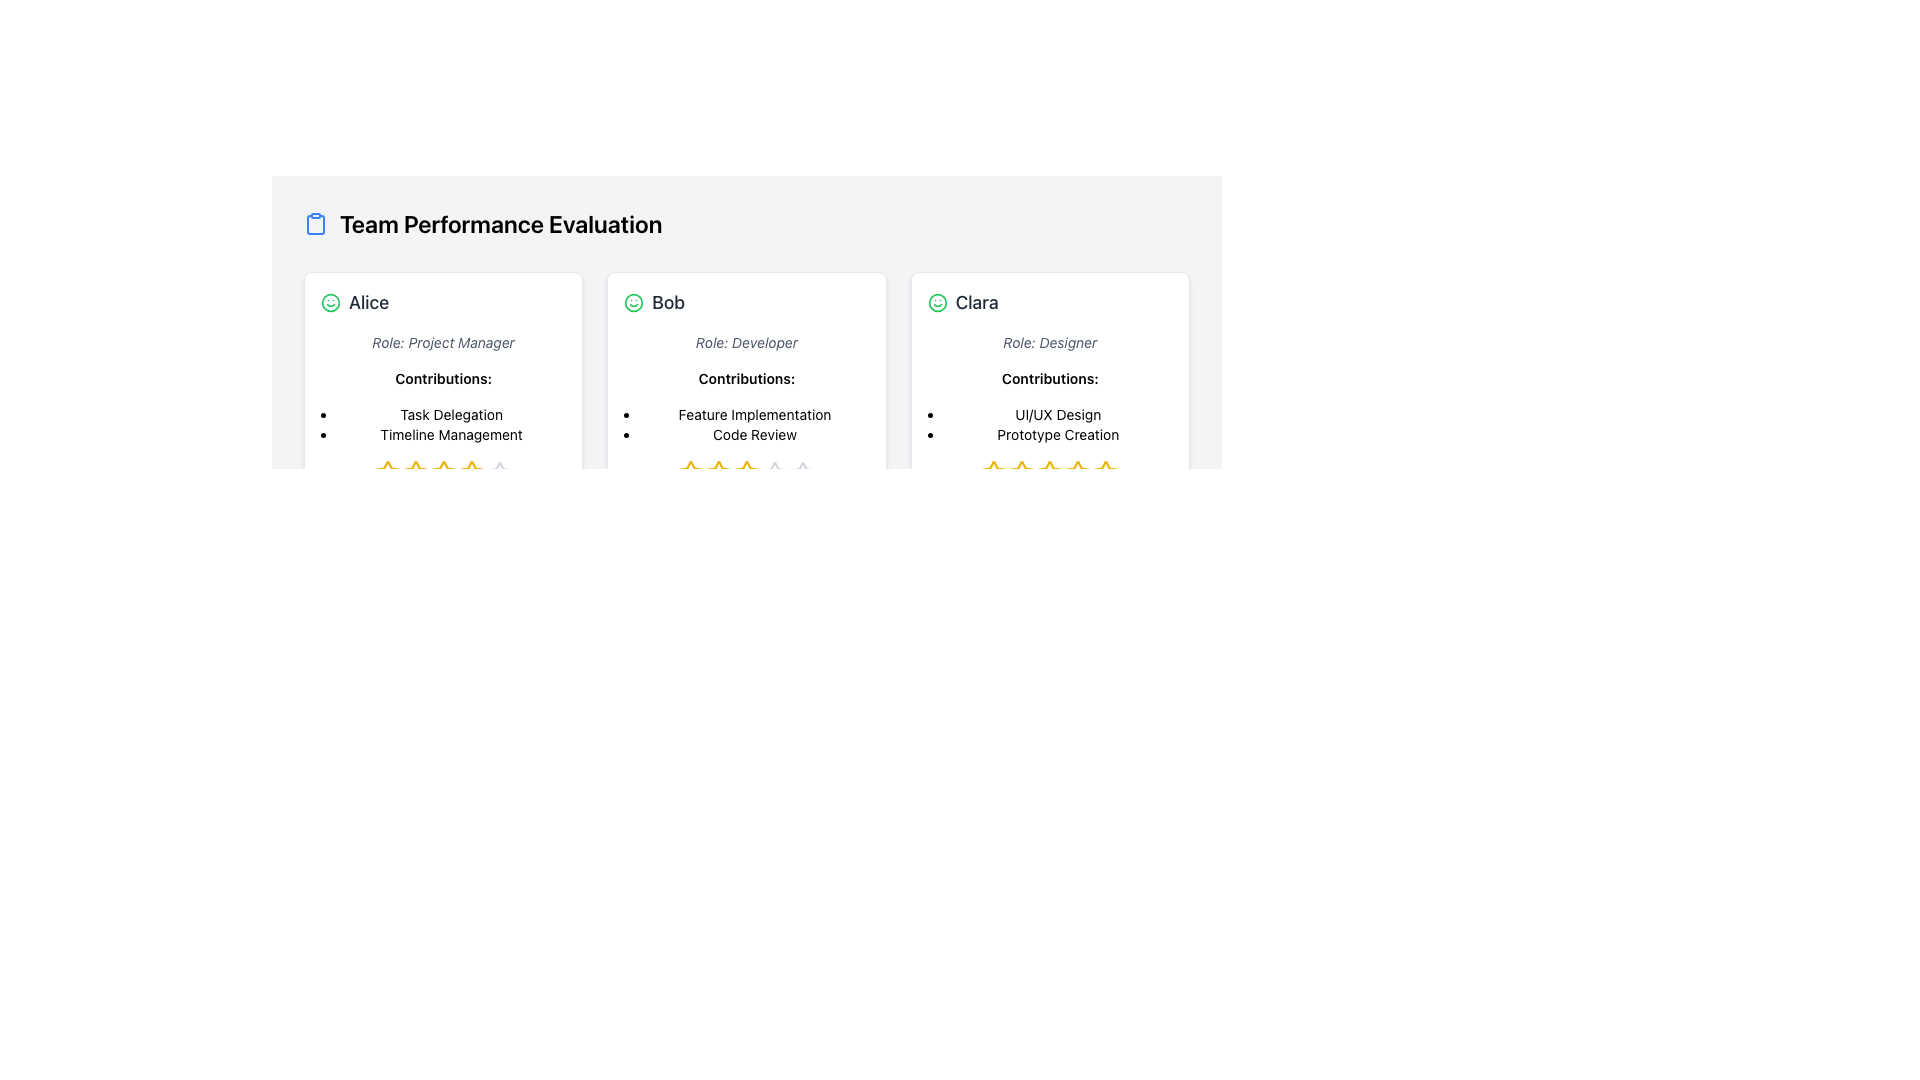 This screenshot has height=1080, width=1920. I want to click on the fourth star in the five-star rating system under the 'Contributions' section of the 'Clara' card, so click(1022, 471).